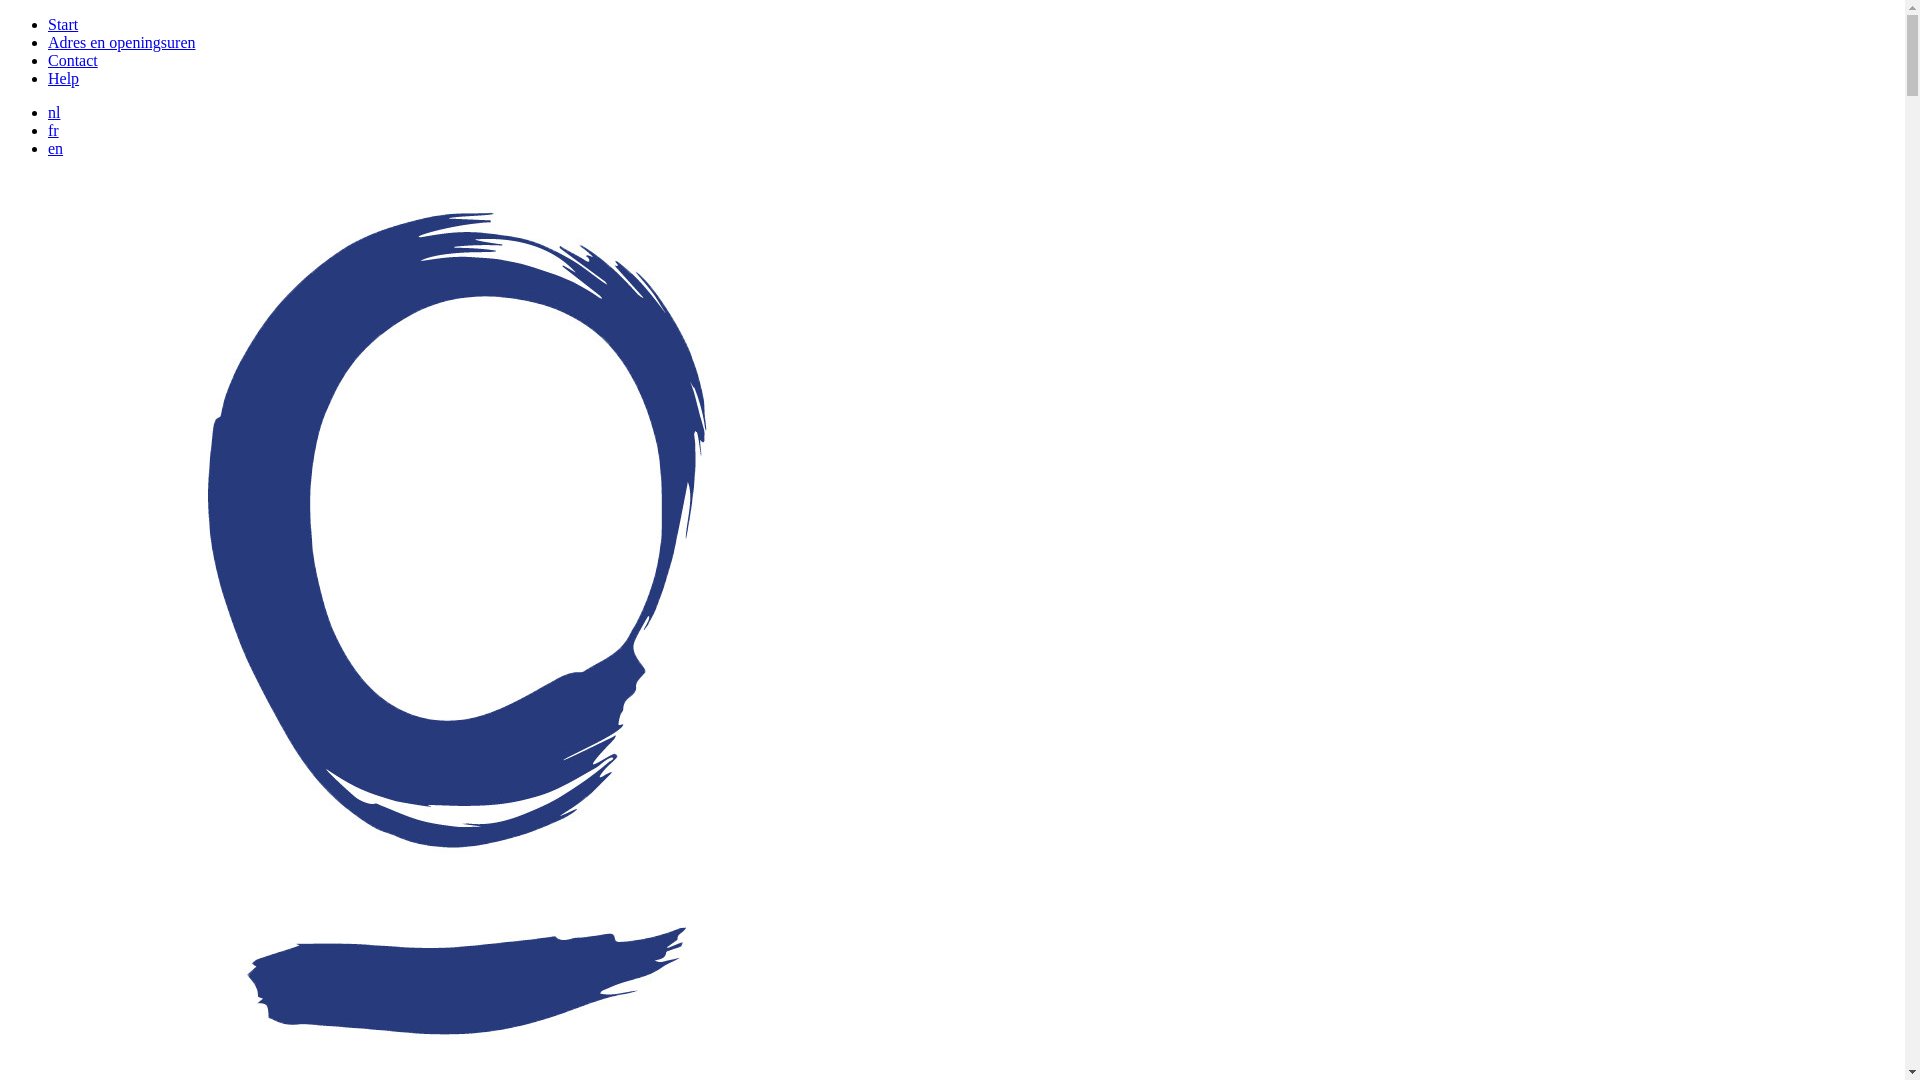 The height and width of the screenshot is (1080, 1920). I want to click on 'Adres en openingsuren', so click(48, 42).